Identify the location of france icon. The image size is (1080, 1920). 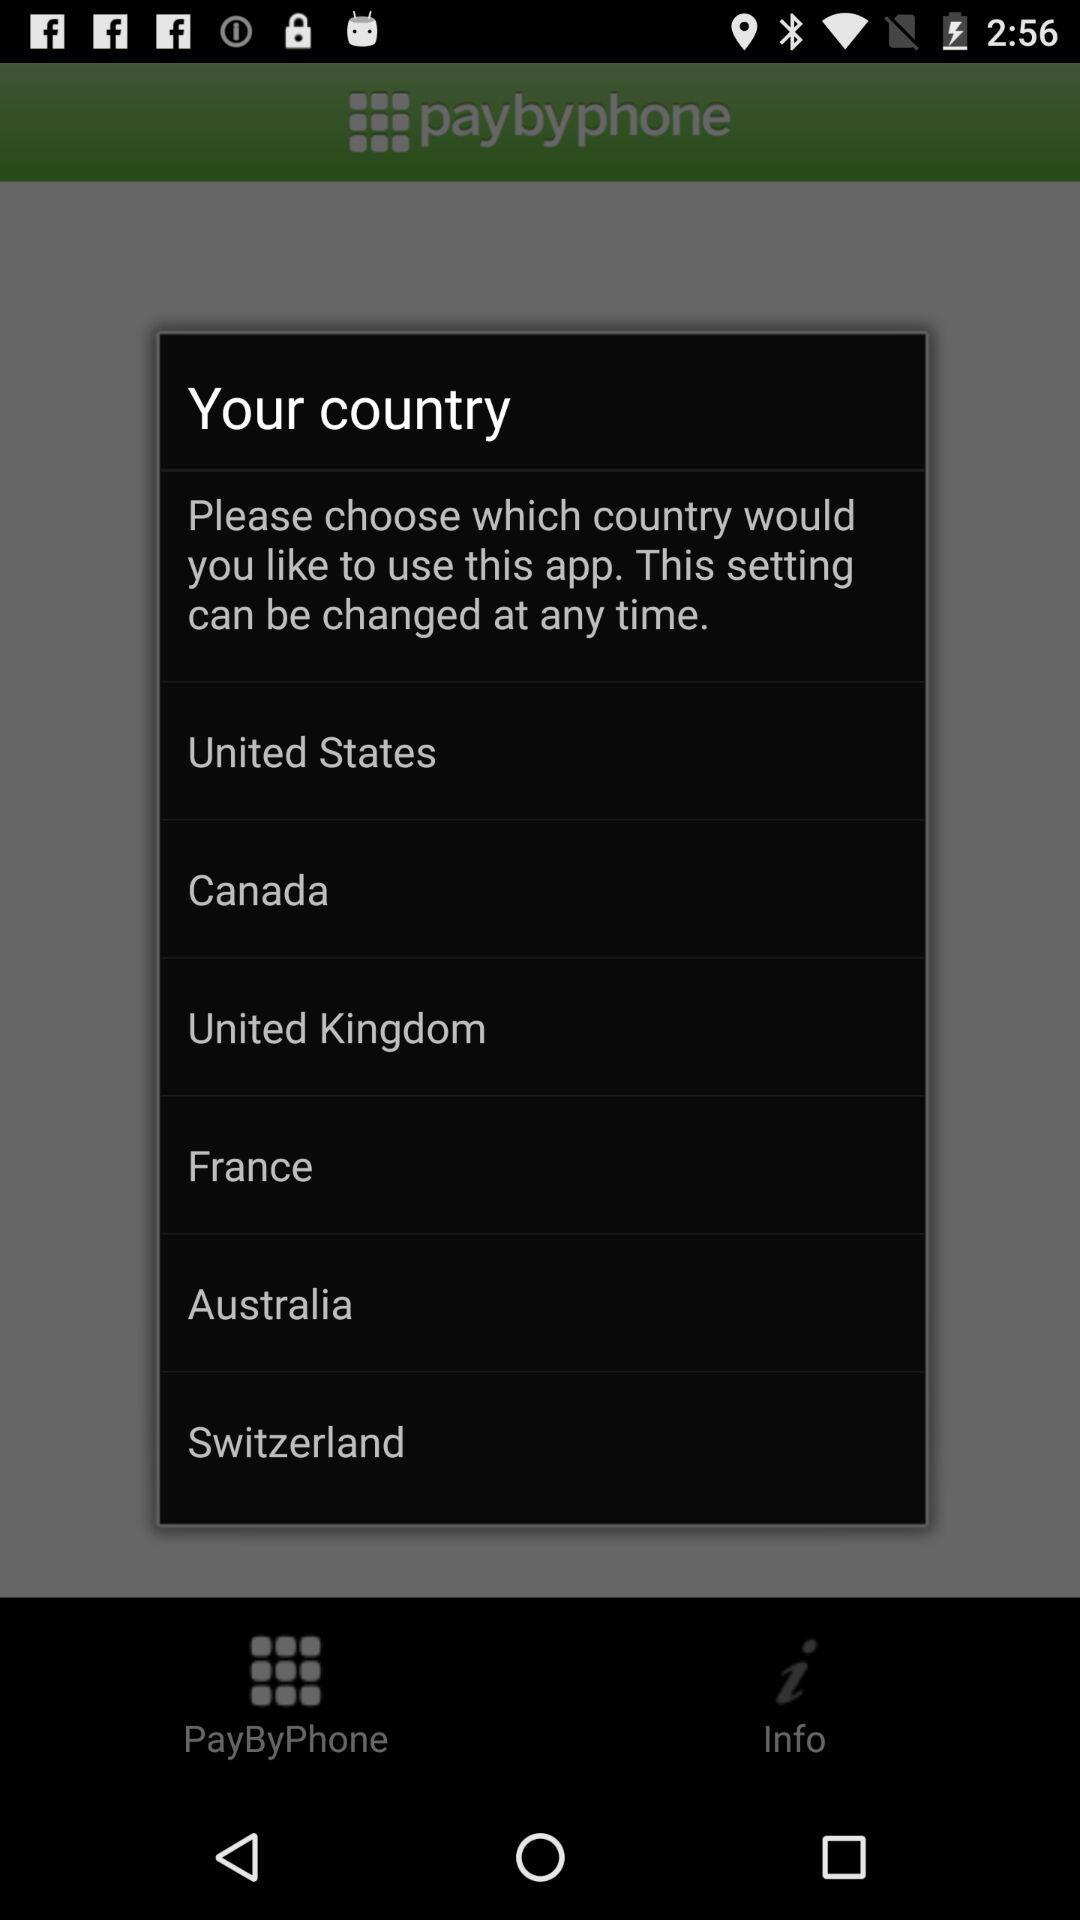
(542, 1164).